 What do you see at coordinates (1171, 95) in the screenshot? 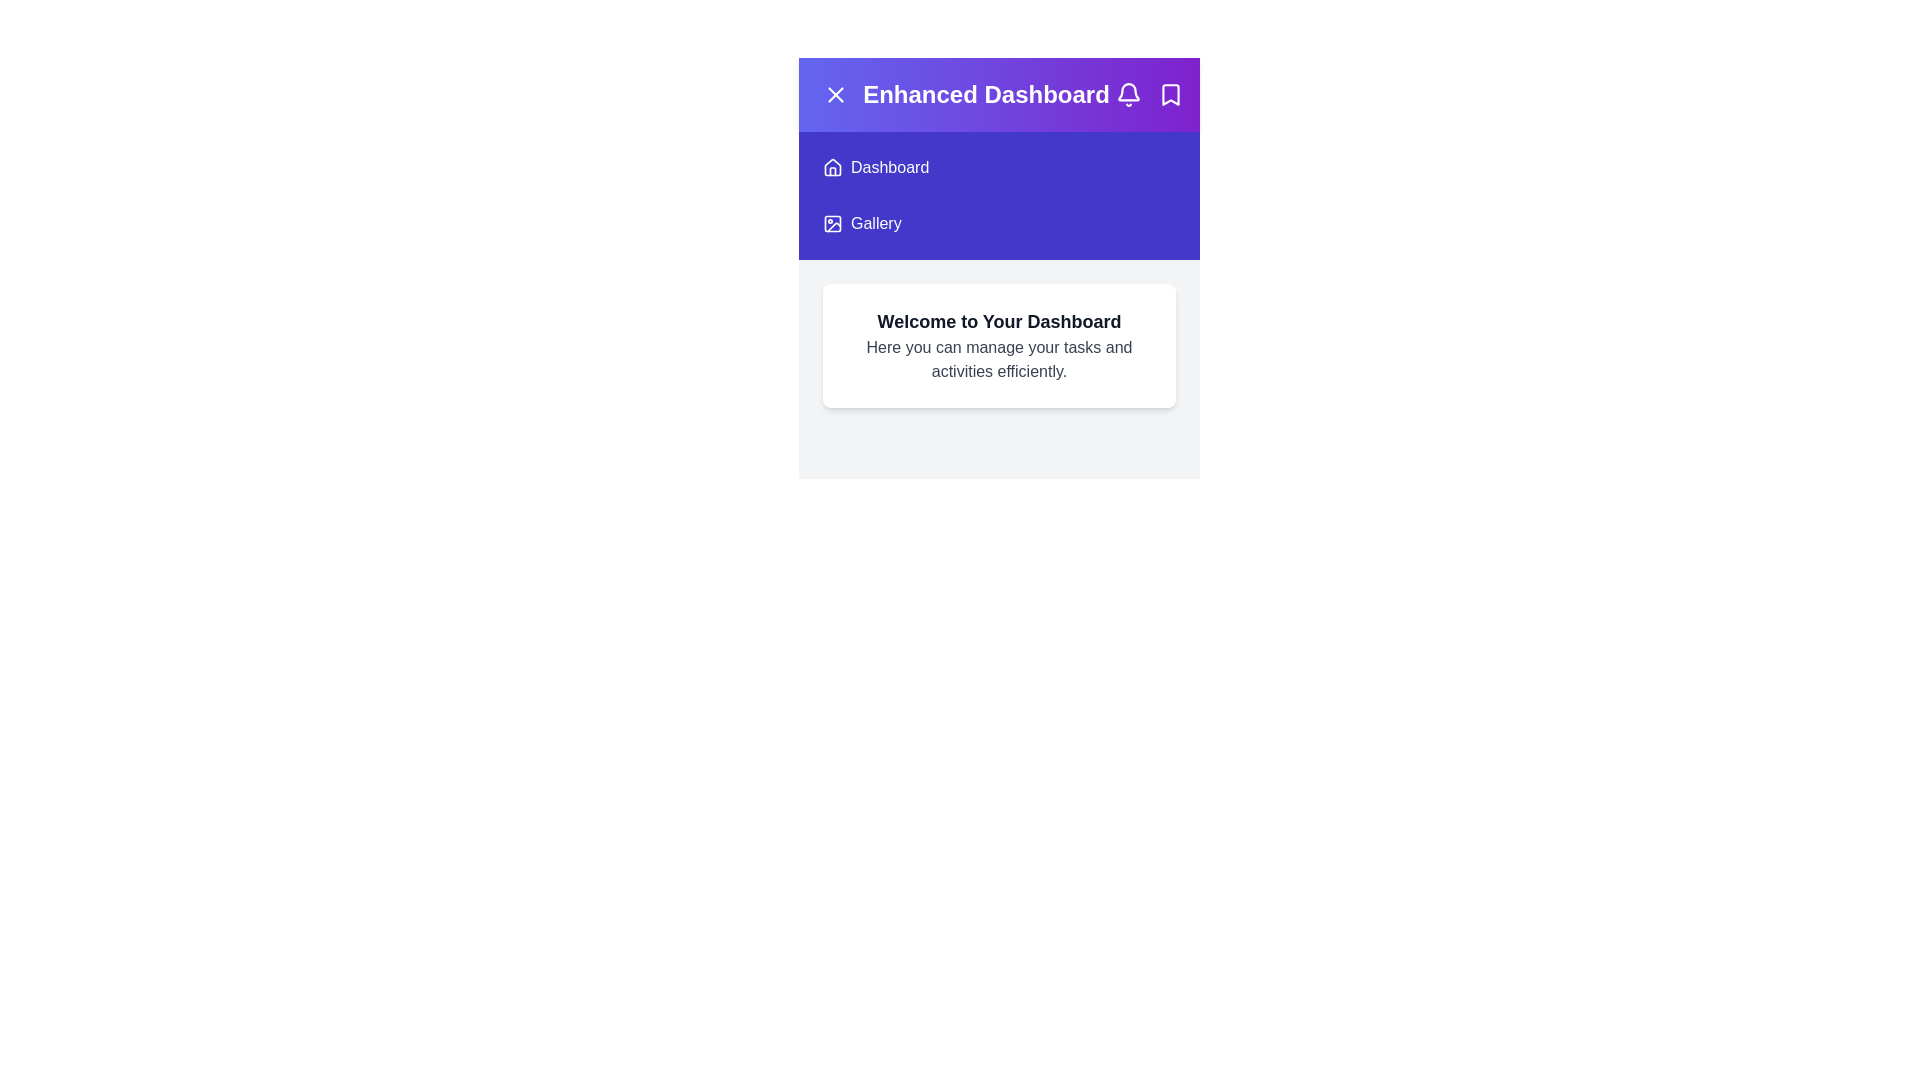
I see `the 'Bookmark' icon to interact with it` at bounding box center [1171, 95].